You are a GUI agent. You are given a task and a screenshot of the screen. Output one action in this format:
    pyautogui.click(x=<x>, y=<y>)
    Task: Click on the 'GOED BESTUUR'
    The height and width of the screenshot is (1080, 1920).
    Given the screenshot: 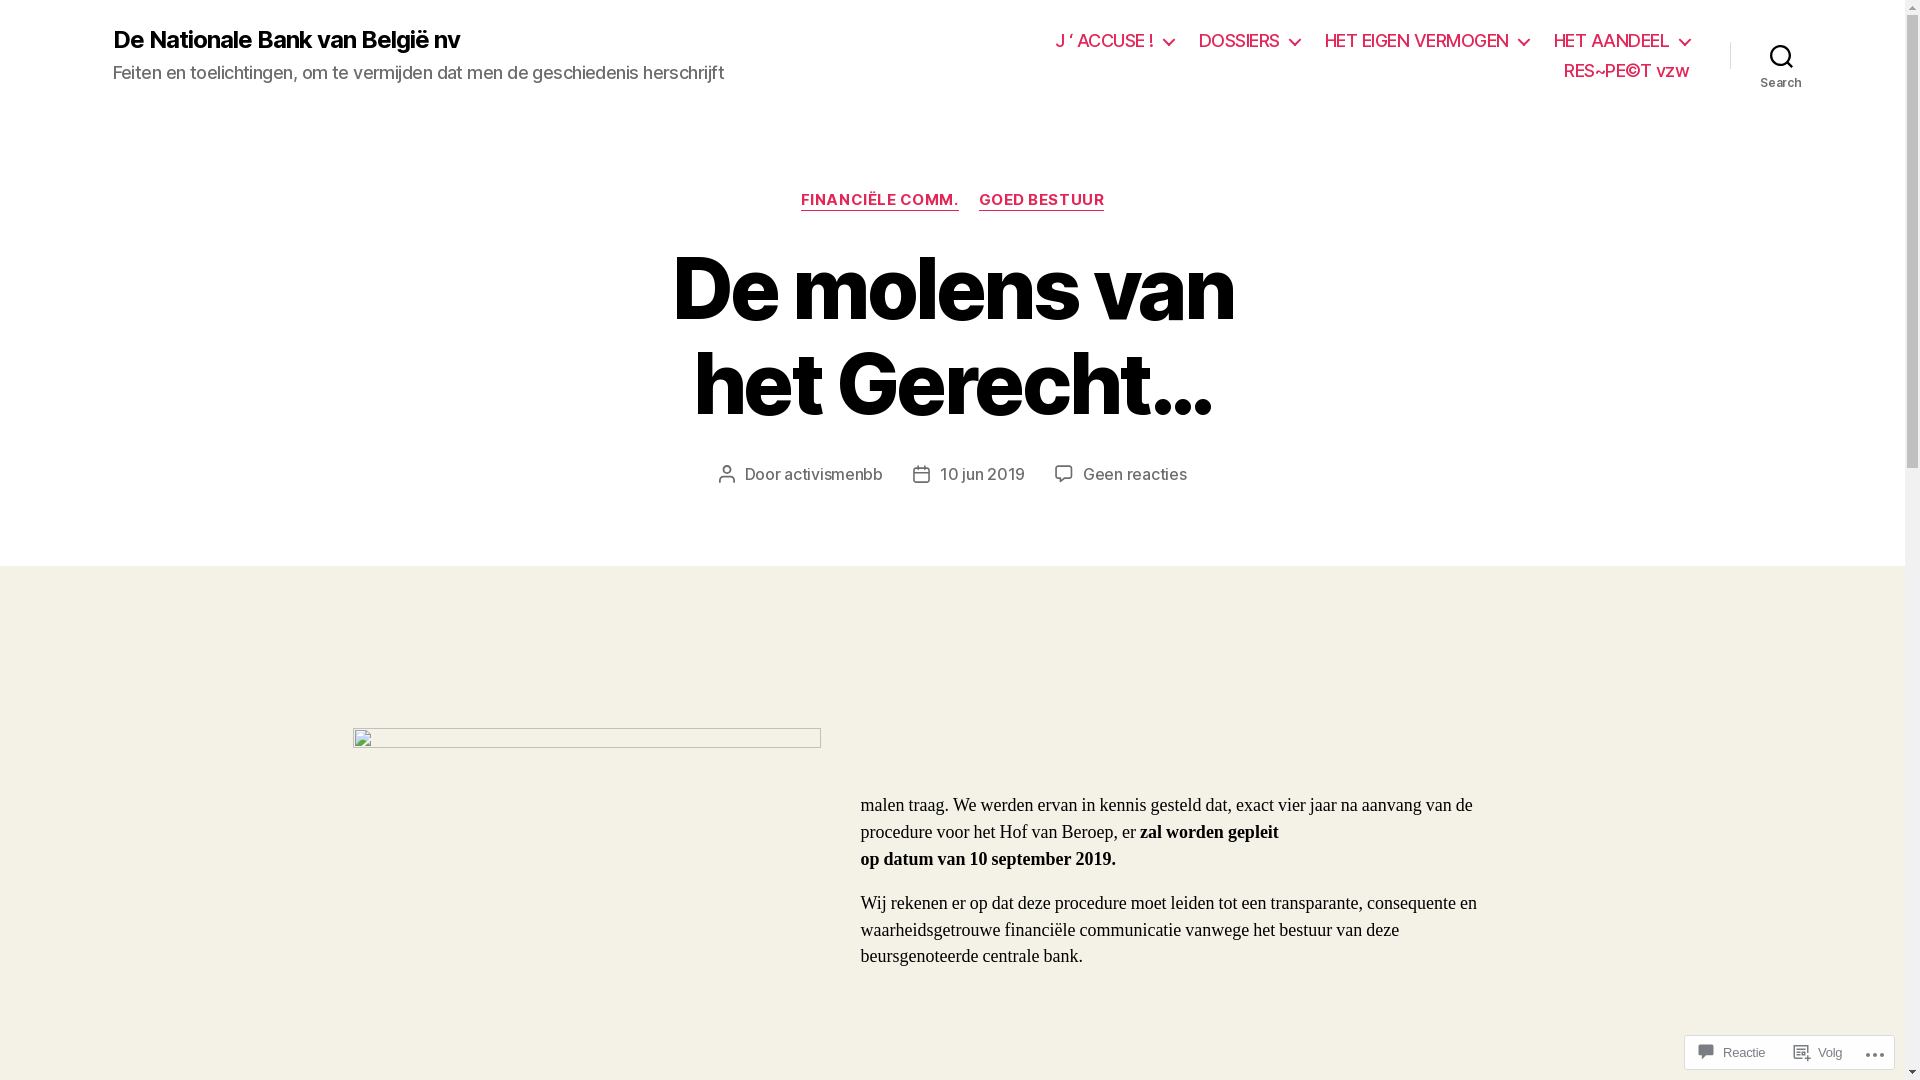 What is the action you would take?
    pyautogui.click(x=979, y=200)
    